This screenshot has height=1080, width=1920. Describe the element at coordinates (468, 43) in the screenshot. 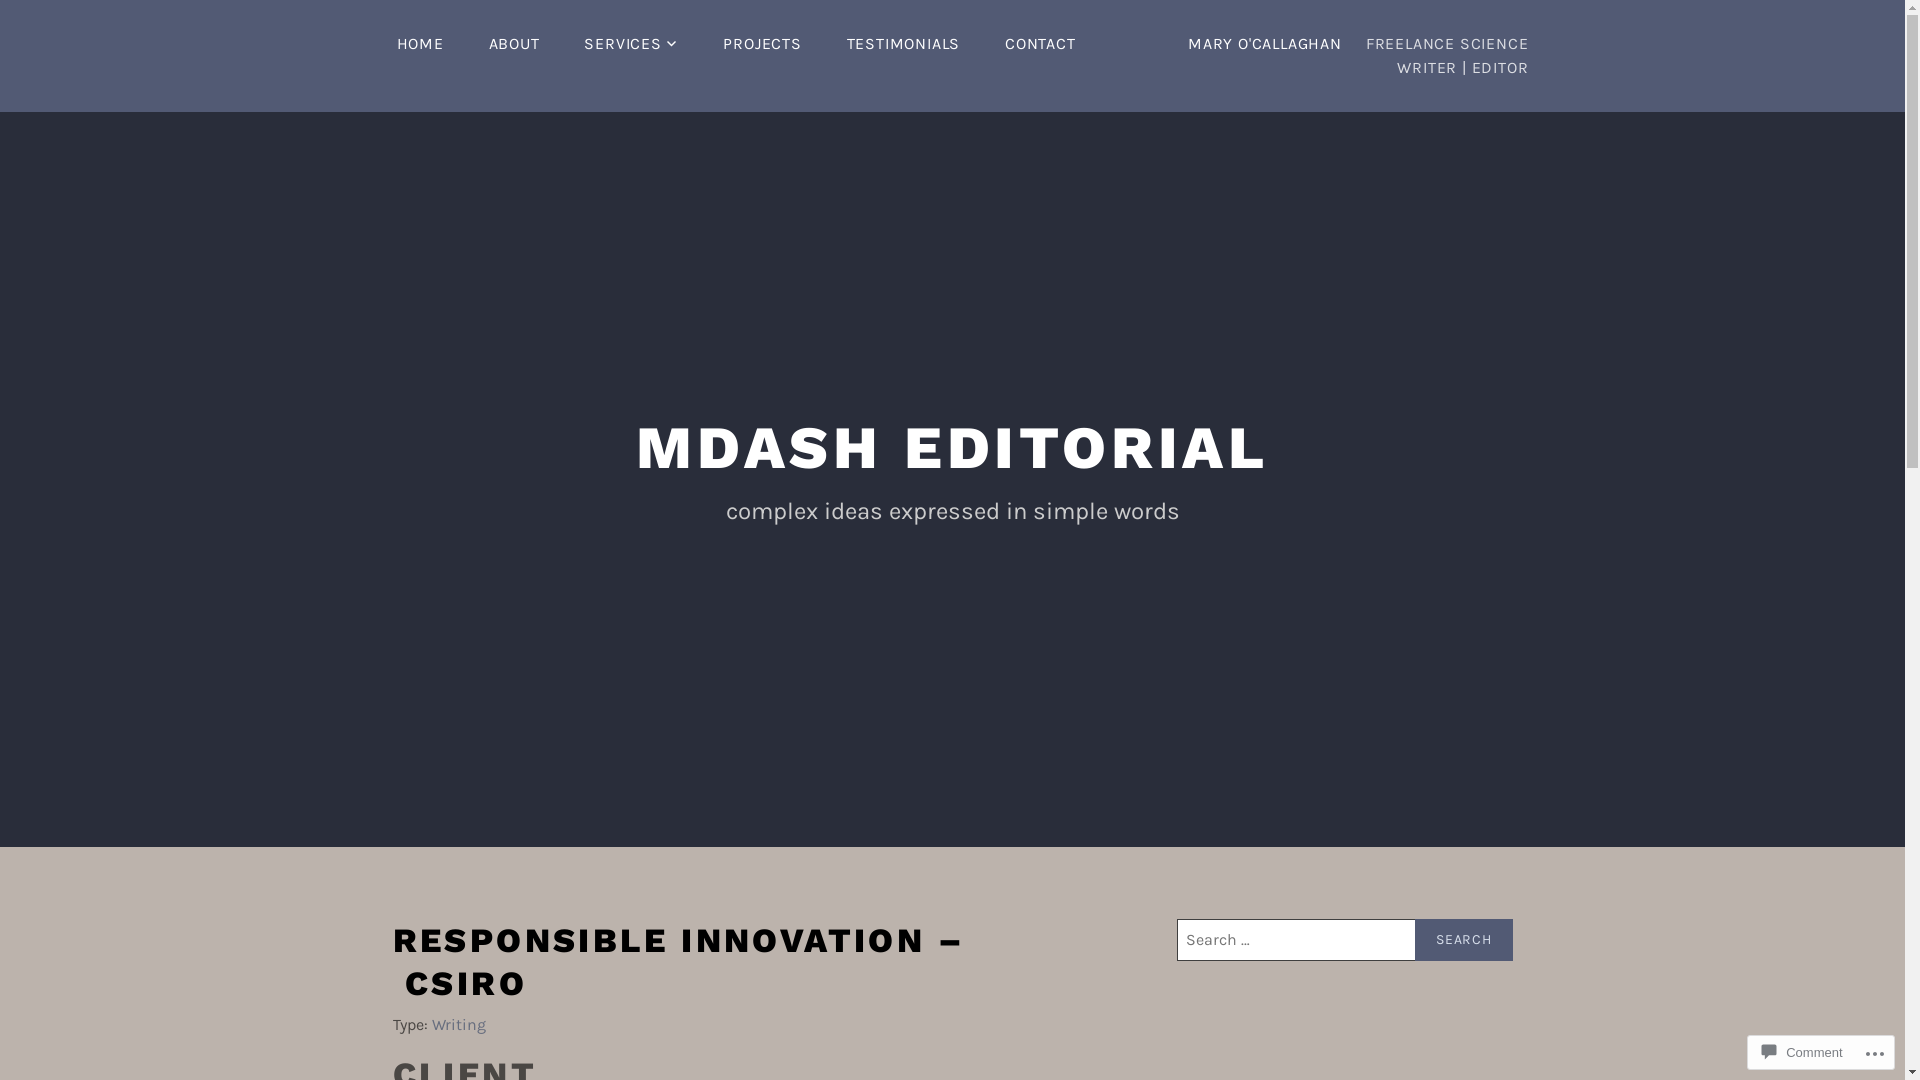

I see `'ABOUT'` at that location.